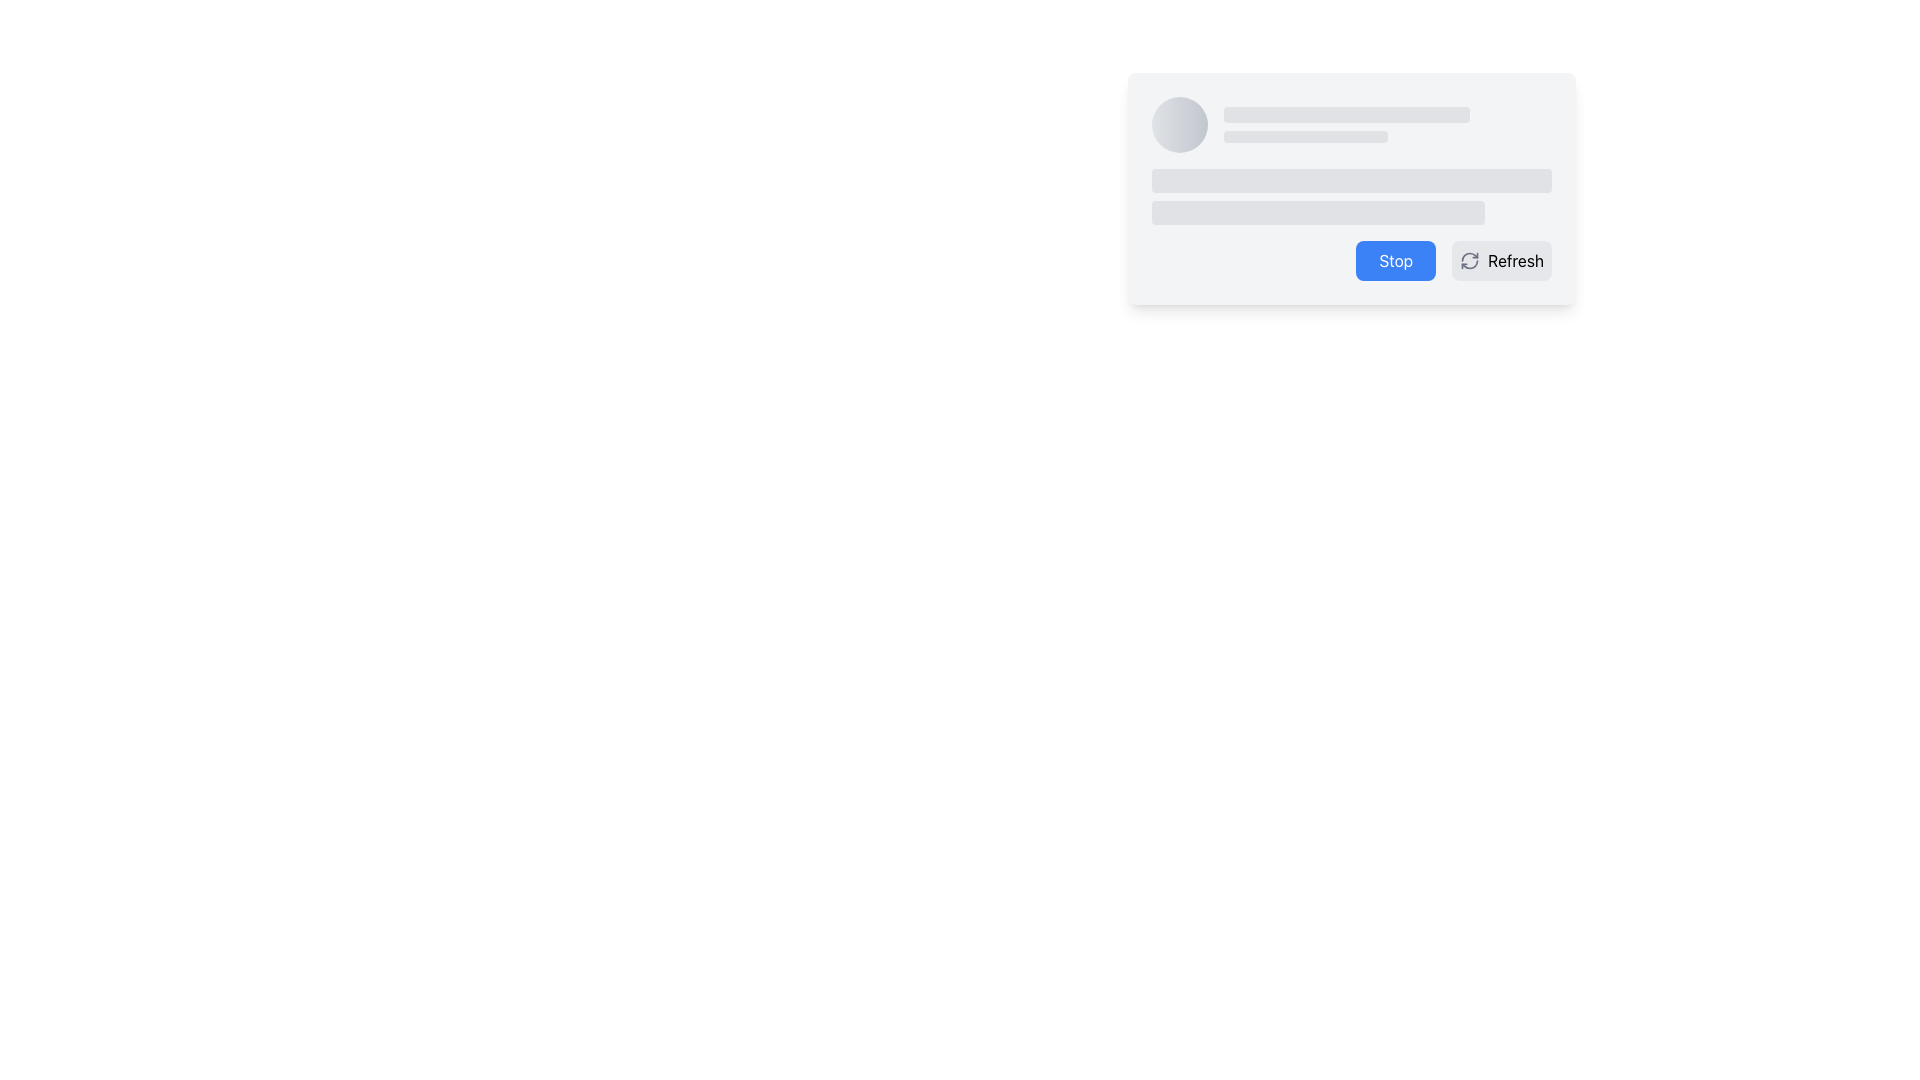  What do you see at coordinates (1352, 196) in the screenshot?
I see `the Loading Placeholder Component, which consists of two vertically stacked rectangular bars in a grayscale theme, located above the 'Stop' and 'Refresh' buttons` at bounding box center [1352, 196].